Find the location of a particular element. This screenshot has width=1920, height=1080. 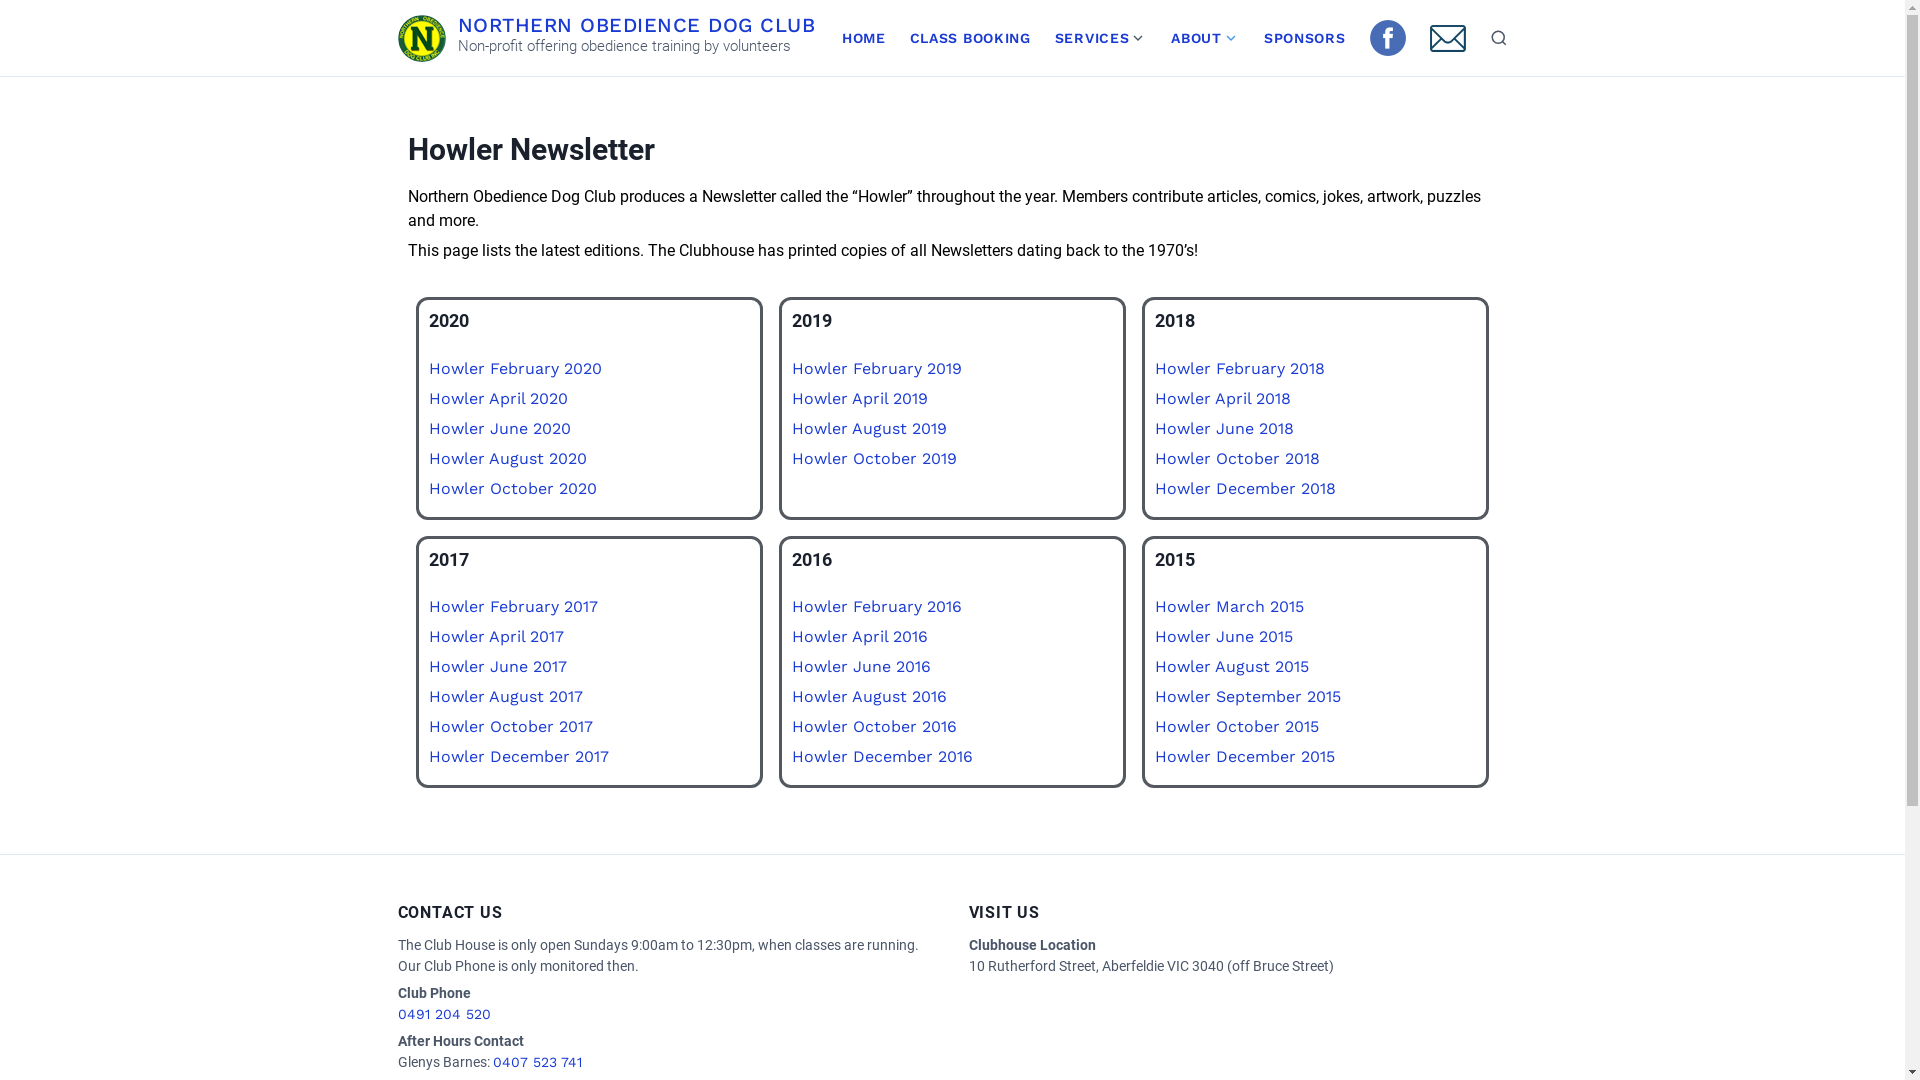

'Howler February 2019' is located at coordinates (877, 367).